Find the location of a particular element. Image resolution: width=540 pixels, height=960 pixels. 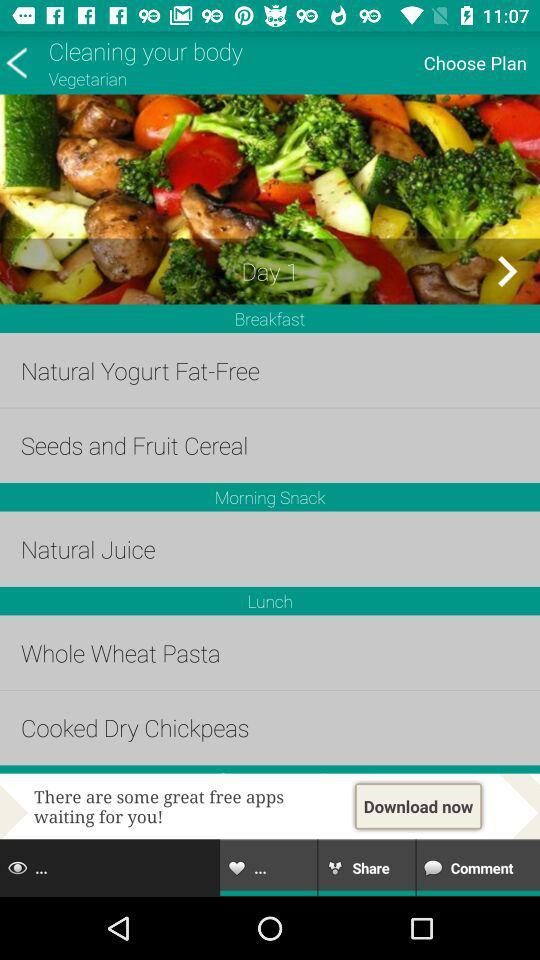

the arrow_forward icon is located at coordinates (507, 270).